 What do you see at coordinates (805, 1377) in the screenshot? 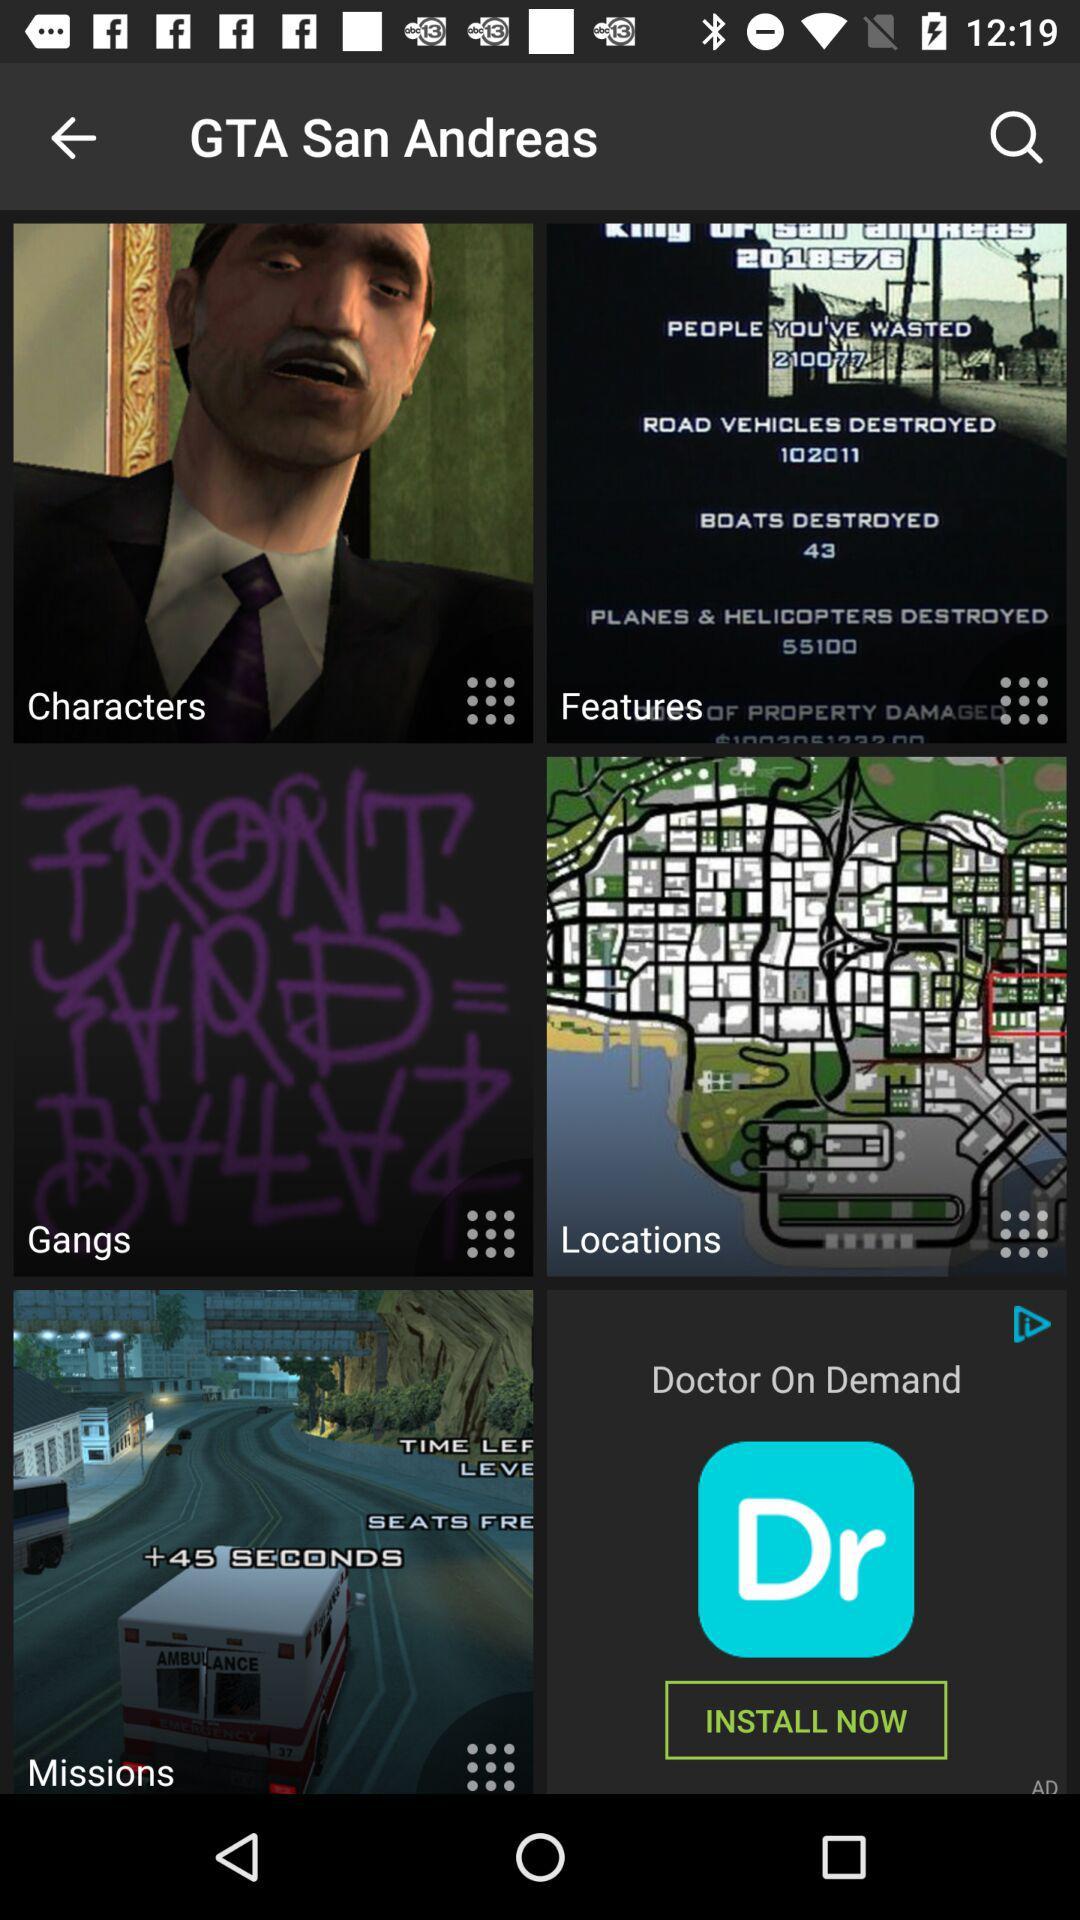
I see `the doctor on demand icon` at bounding box center [805, 1377].